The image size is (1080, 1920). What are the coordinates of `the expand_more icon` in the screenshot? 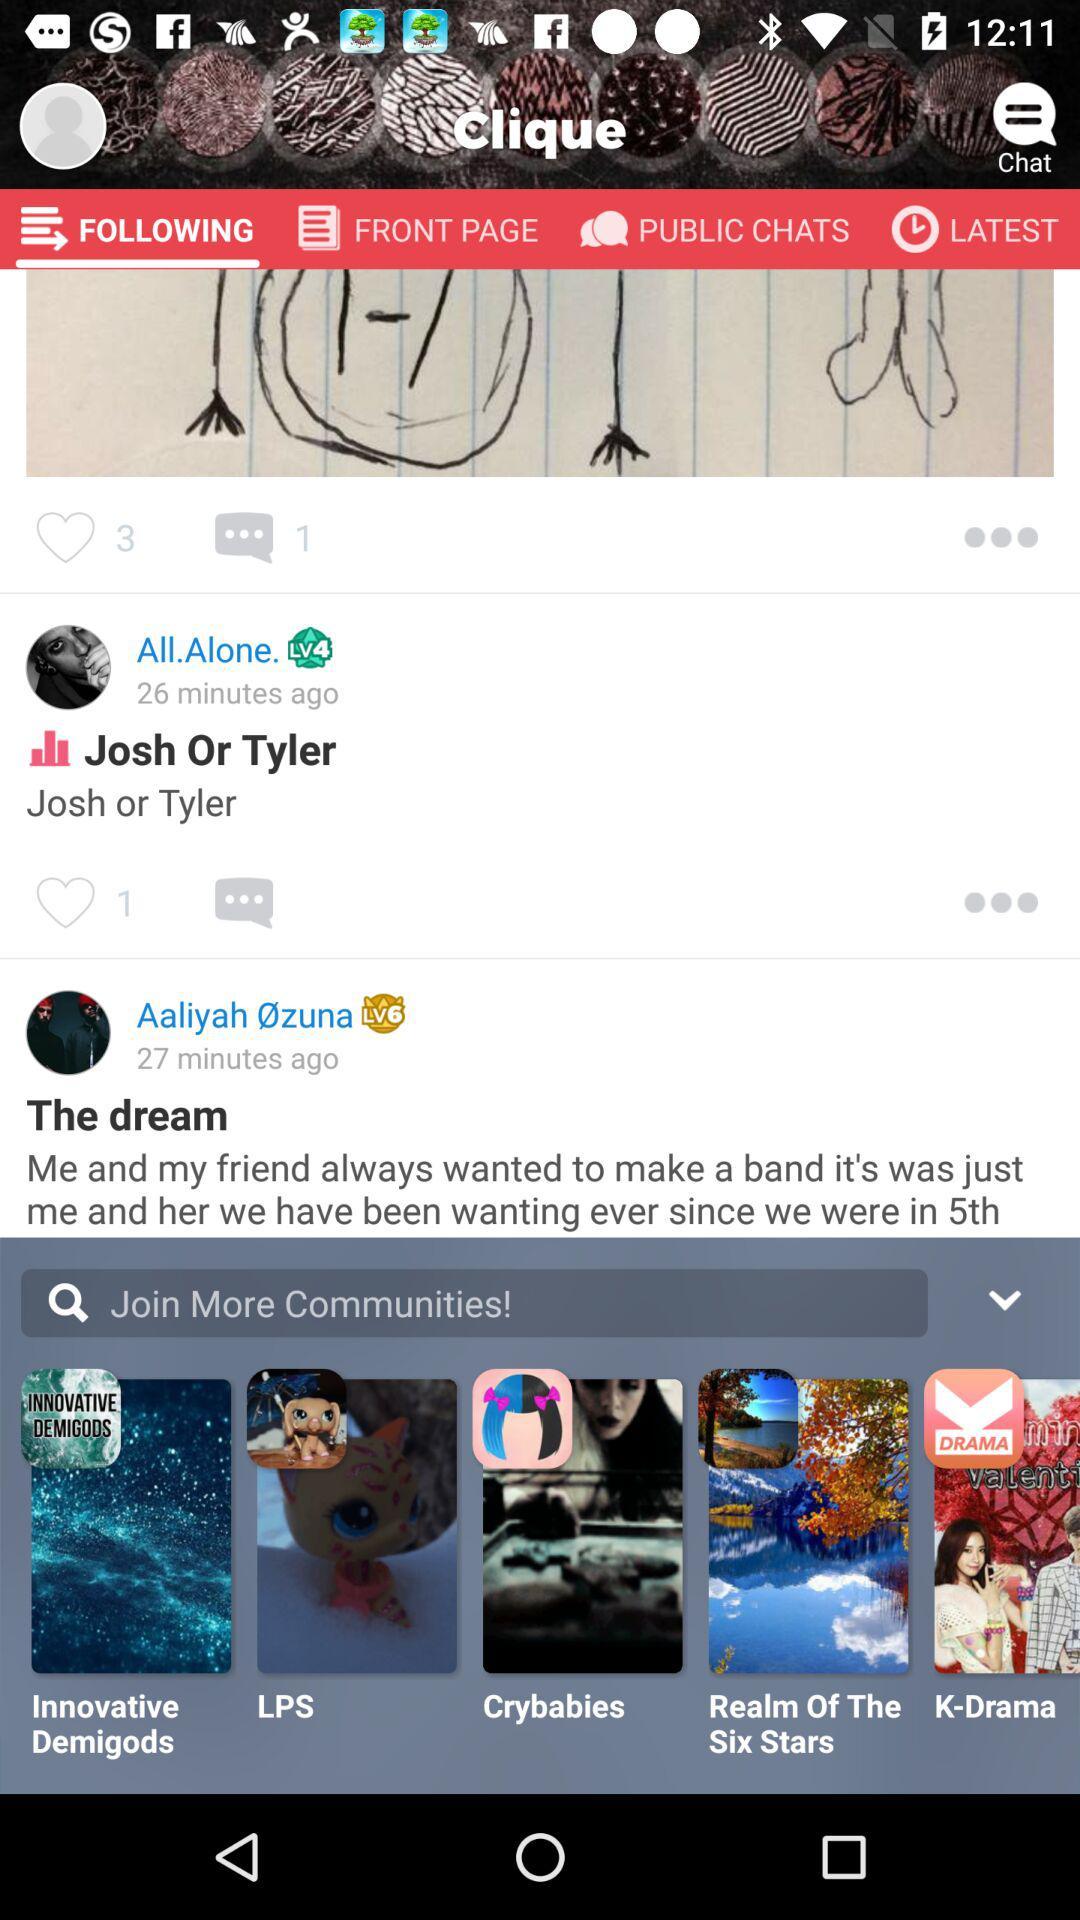 It's located at (1003, 1297).